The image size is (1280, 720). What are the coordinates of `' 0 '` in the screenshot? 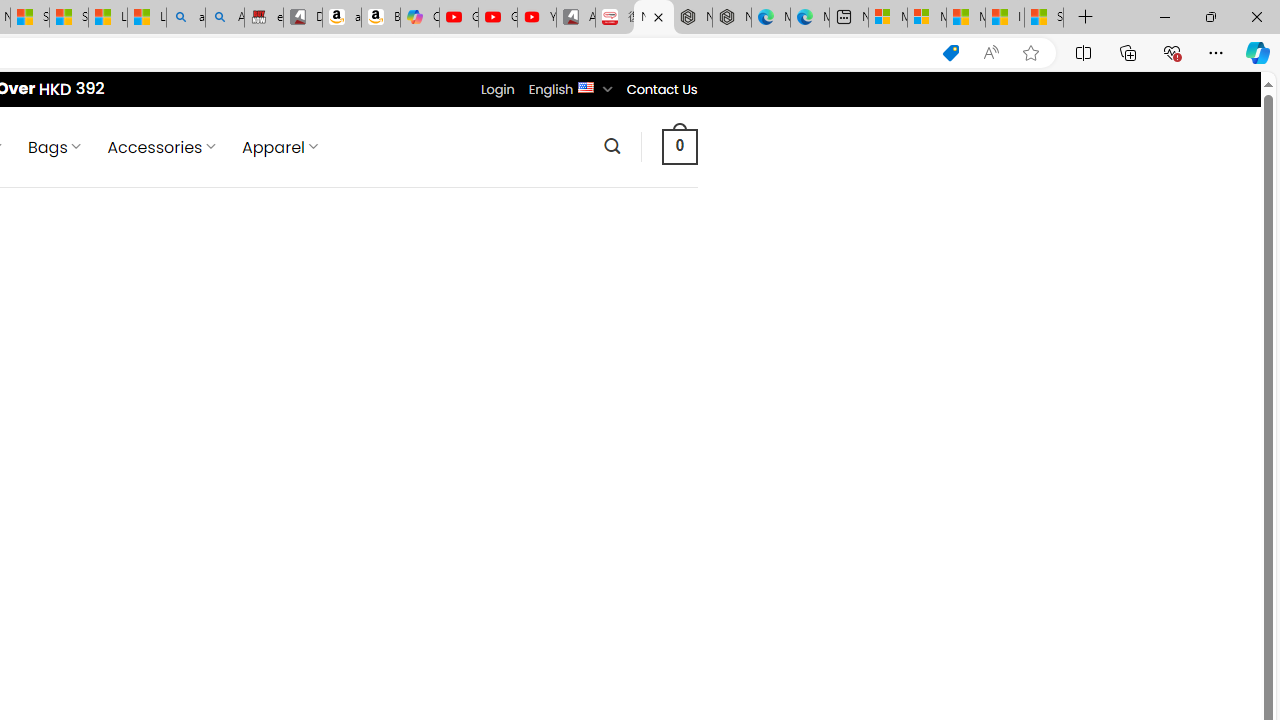 It's located at (679, 145).